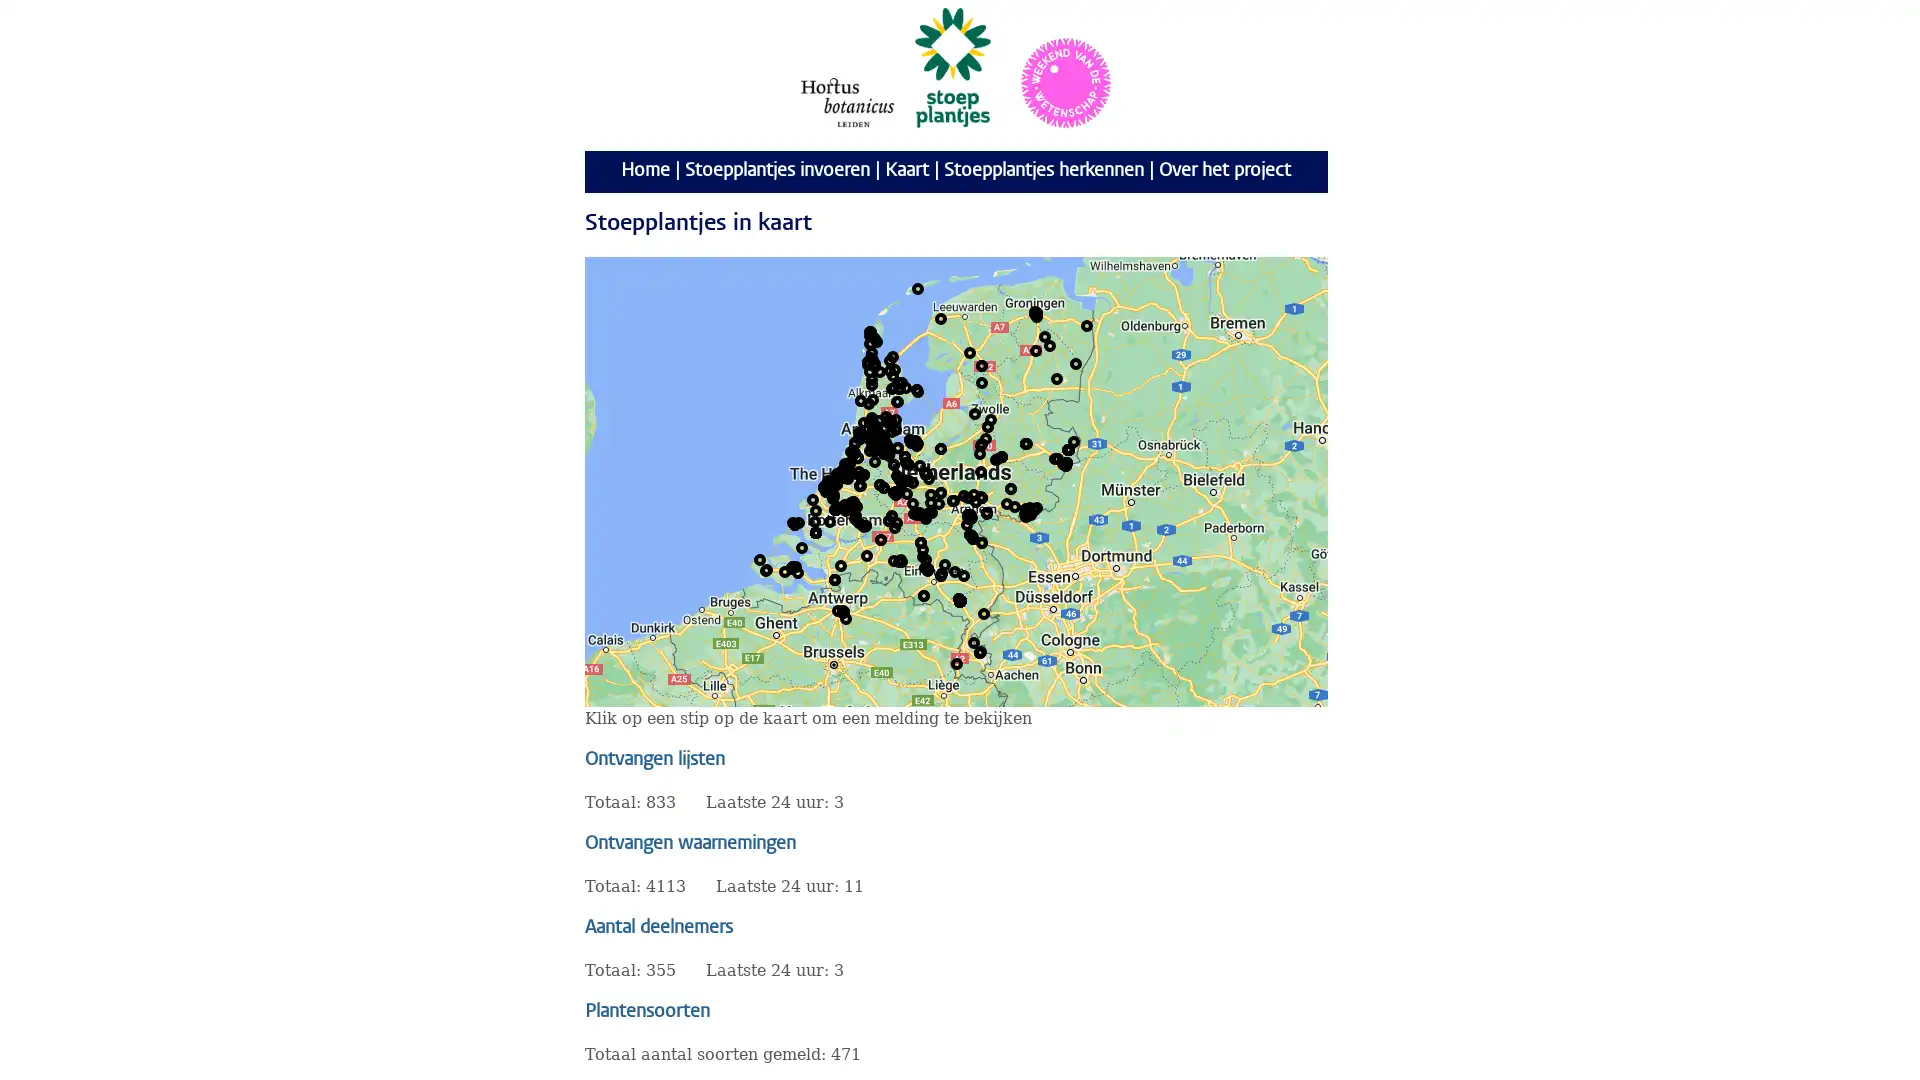  Describe the element at coordinates (926, 570) in the screenshot. I see `Telling van Kitty op 16 oktober 2021` at that location.